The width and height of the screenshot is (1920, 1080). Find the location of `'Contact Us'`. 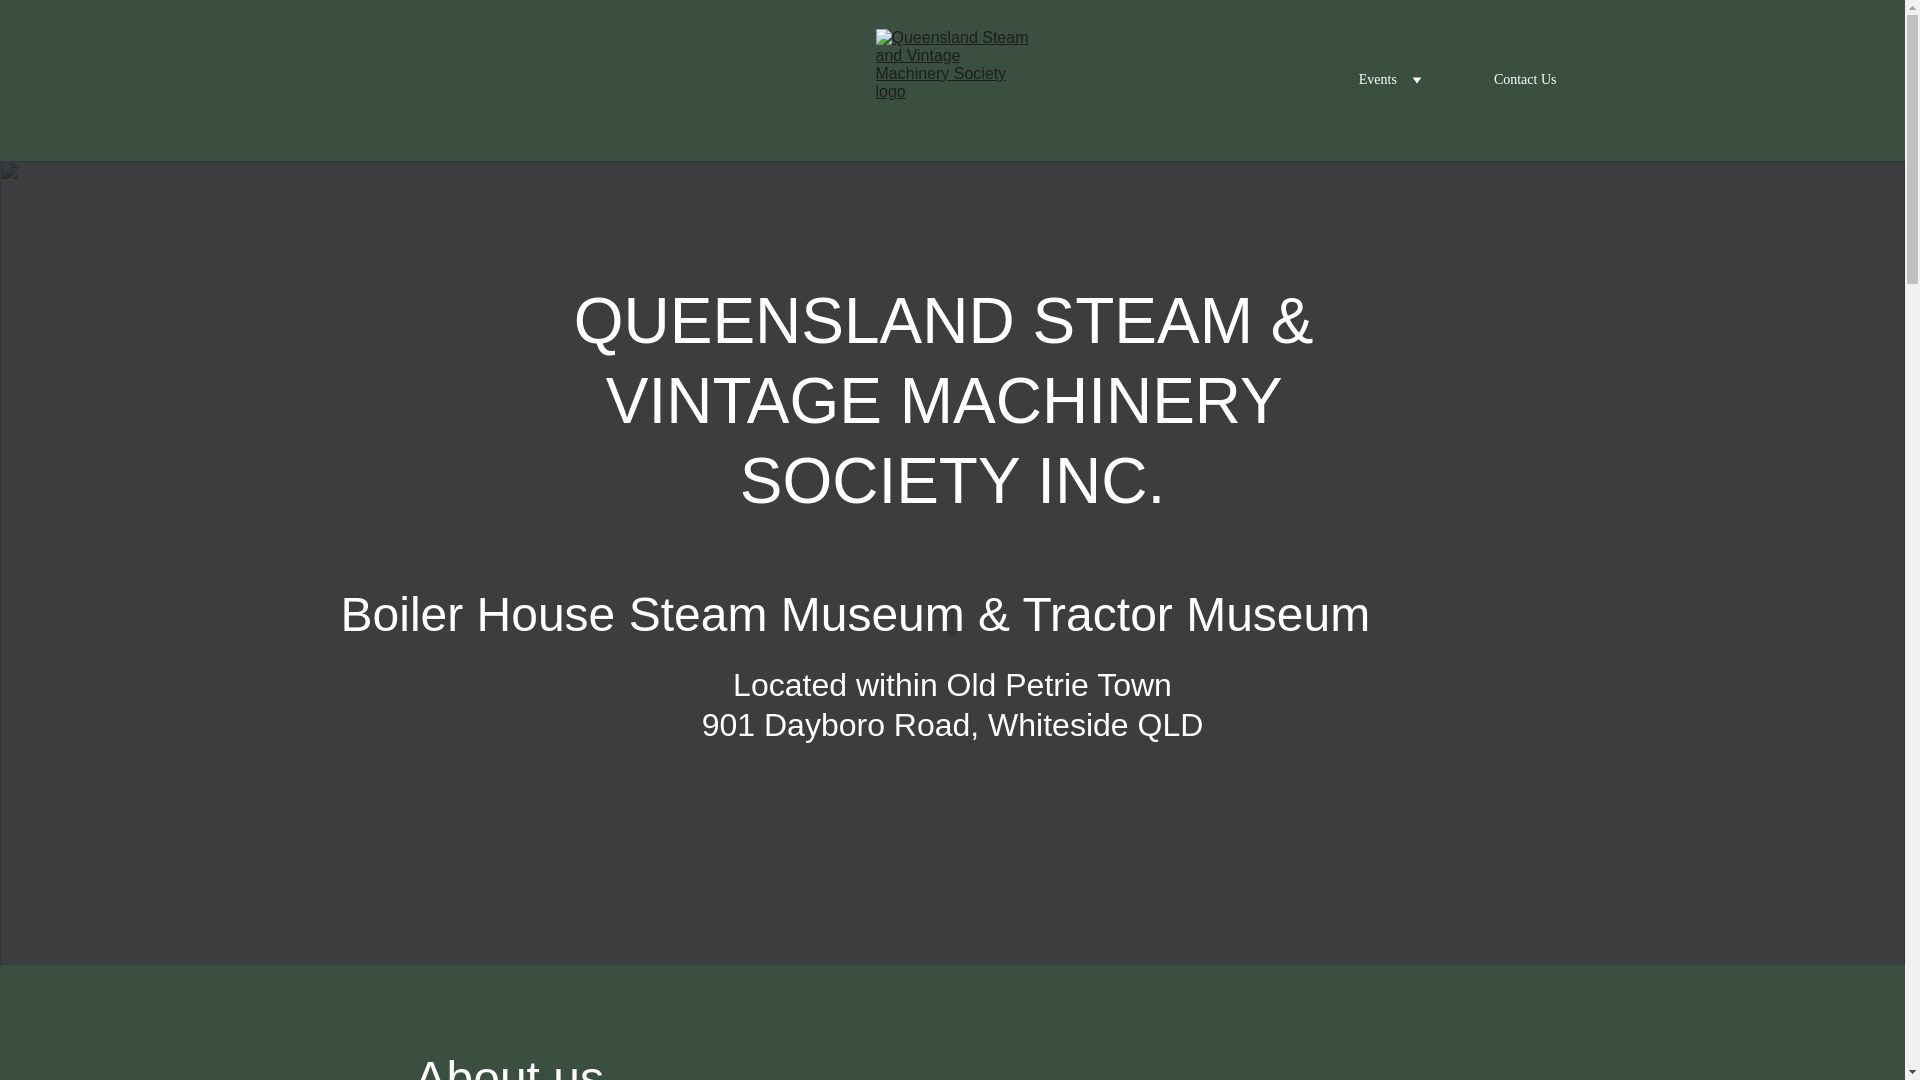

'Contact Us' is located at coordinates (1524, 79).